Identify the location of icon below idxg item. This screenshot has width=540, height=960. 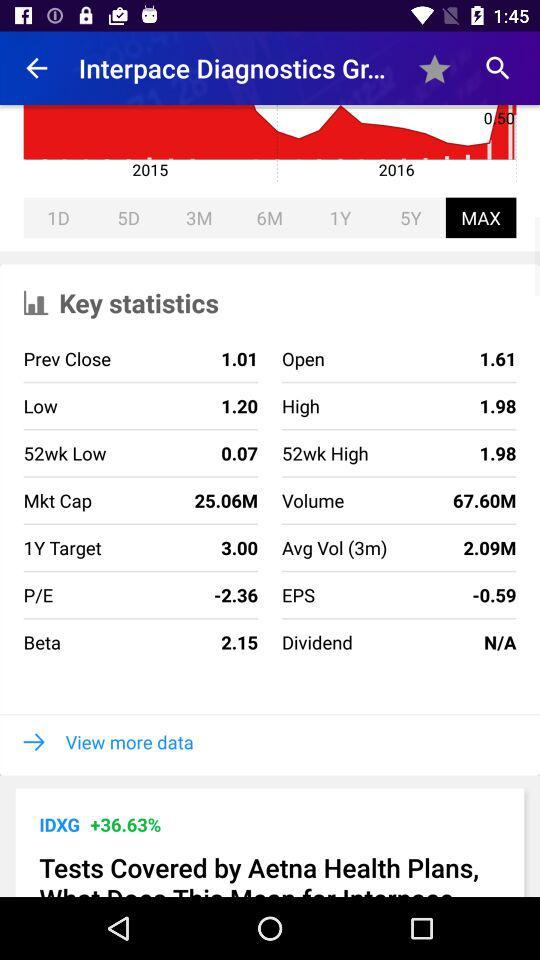
(270, 872).